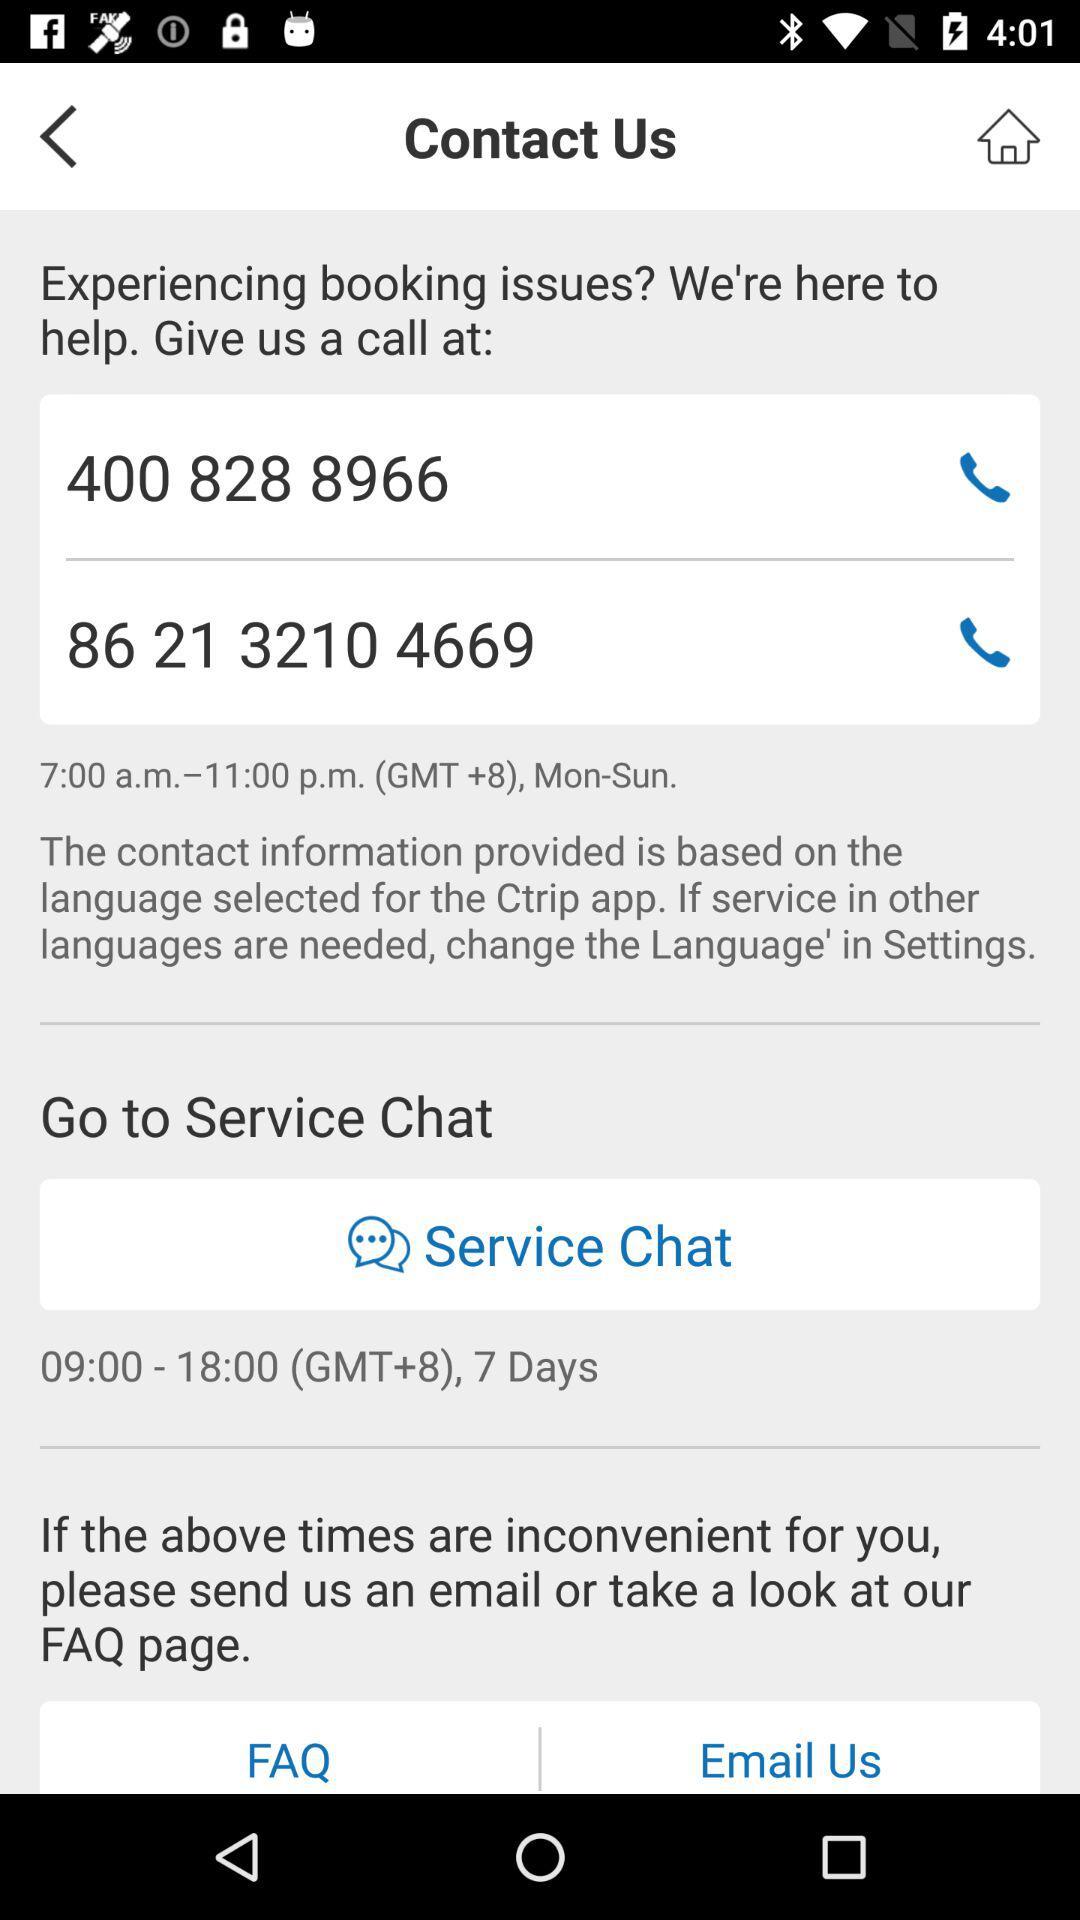  I want to click on item above the experiencing booking issues icon, so click(1008, 135).